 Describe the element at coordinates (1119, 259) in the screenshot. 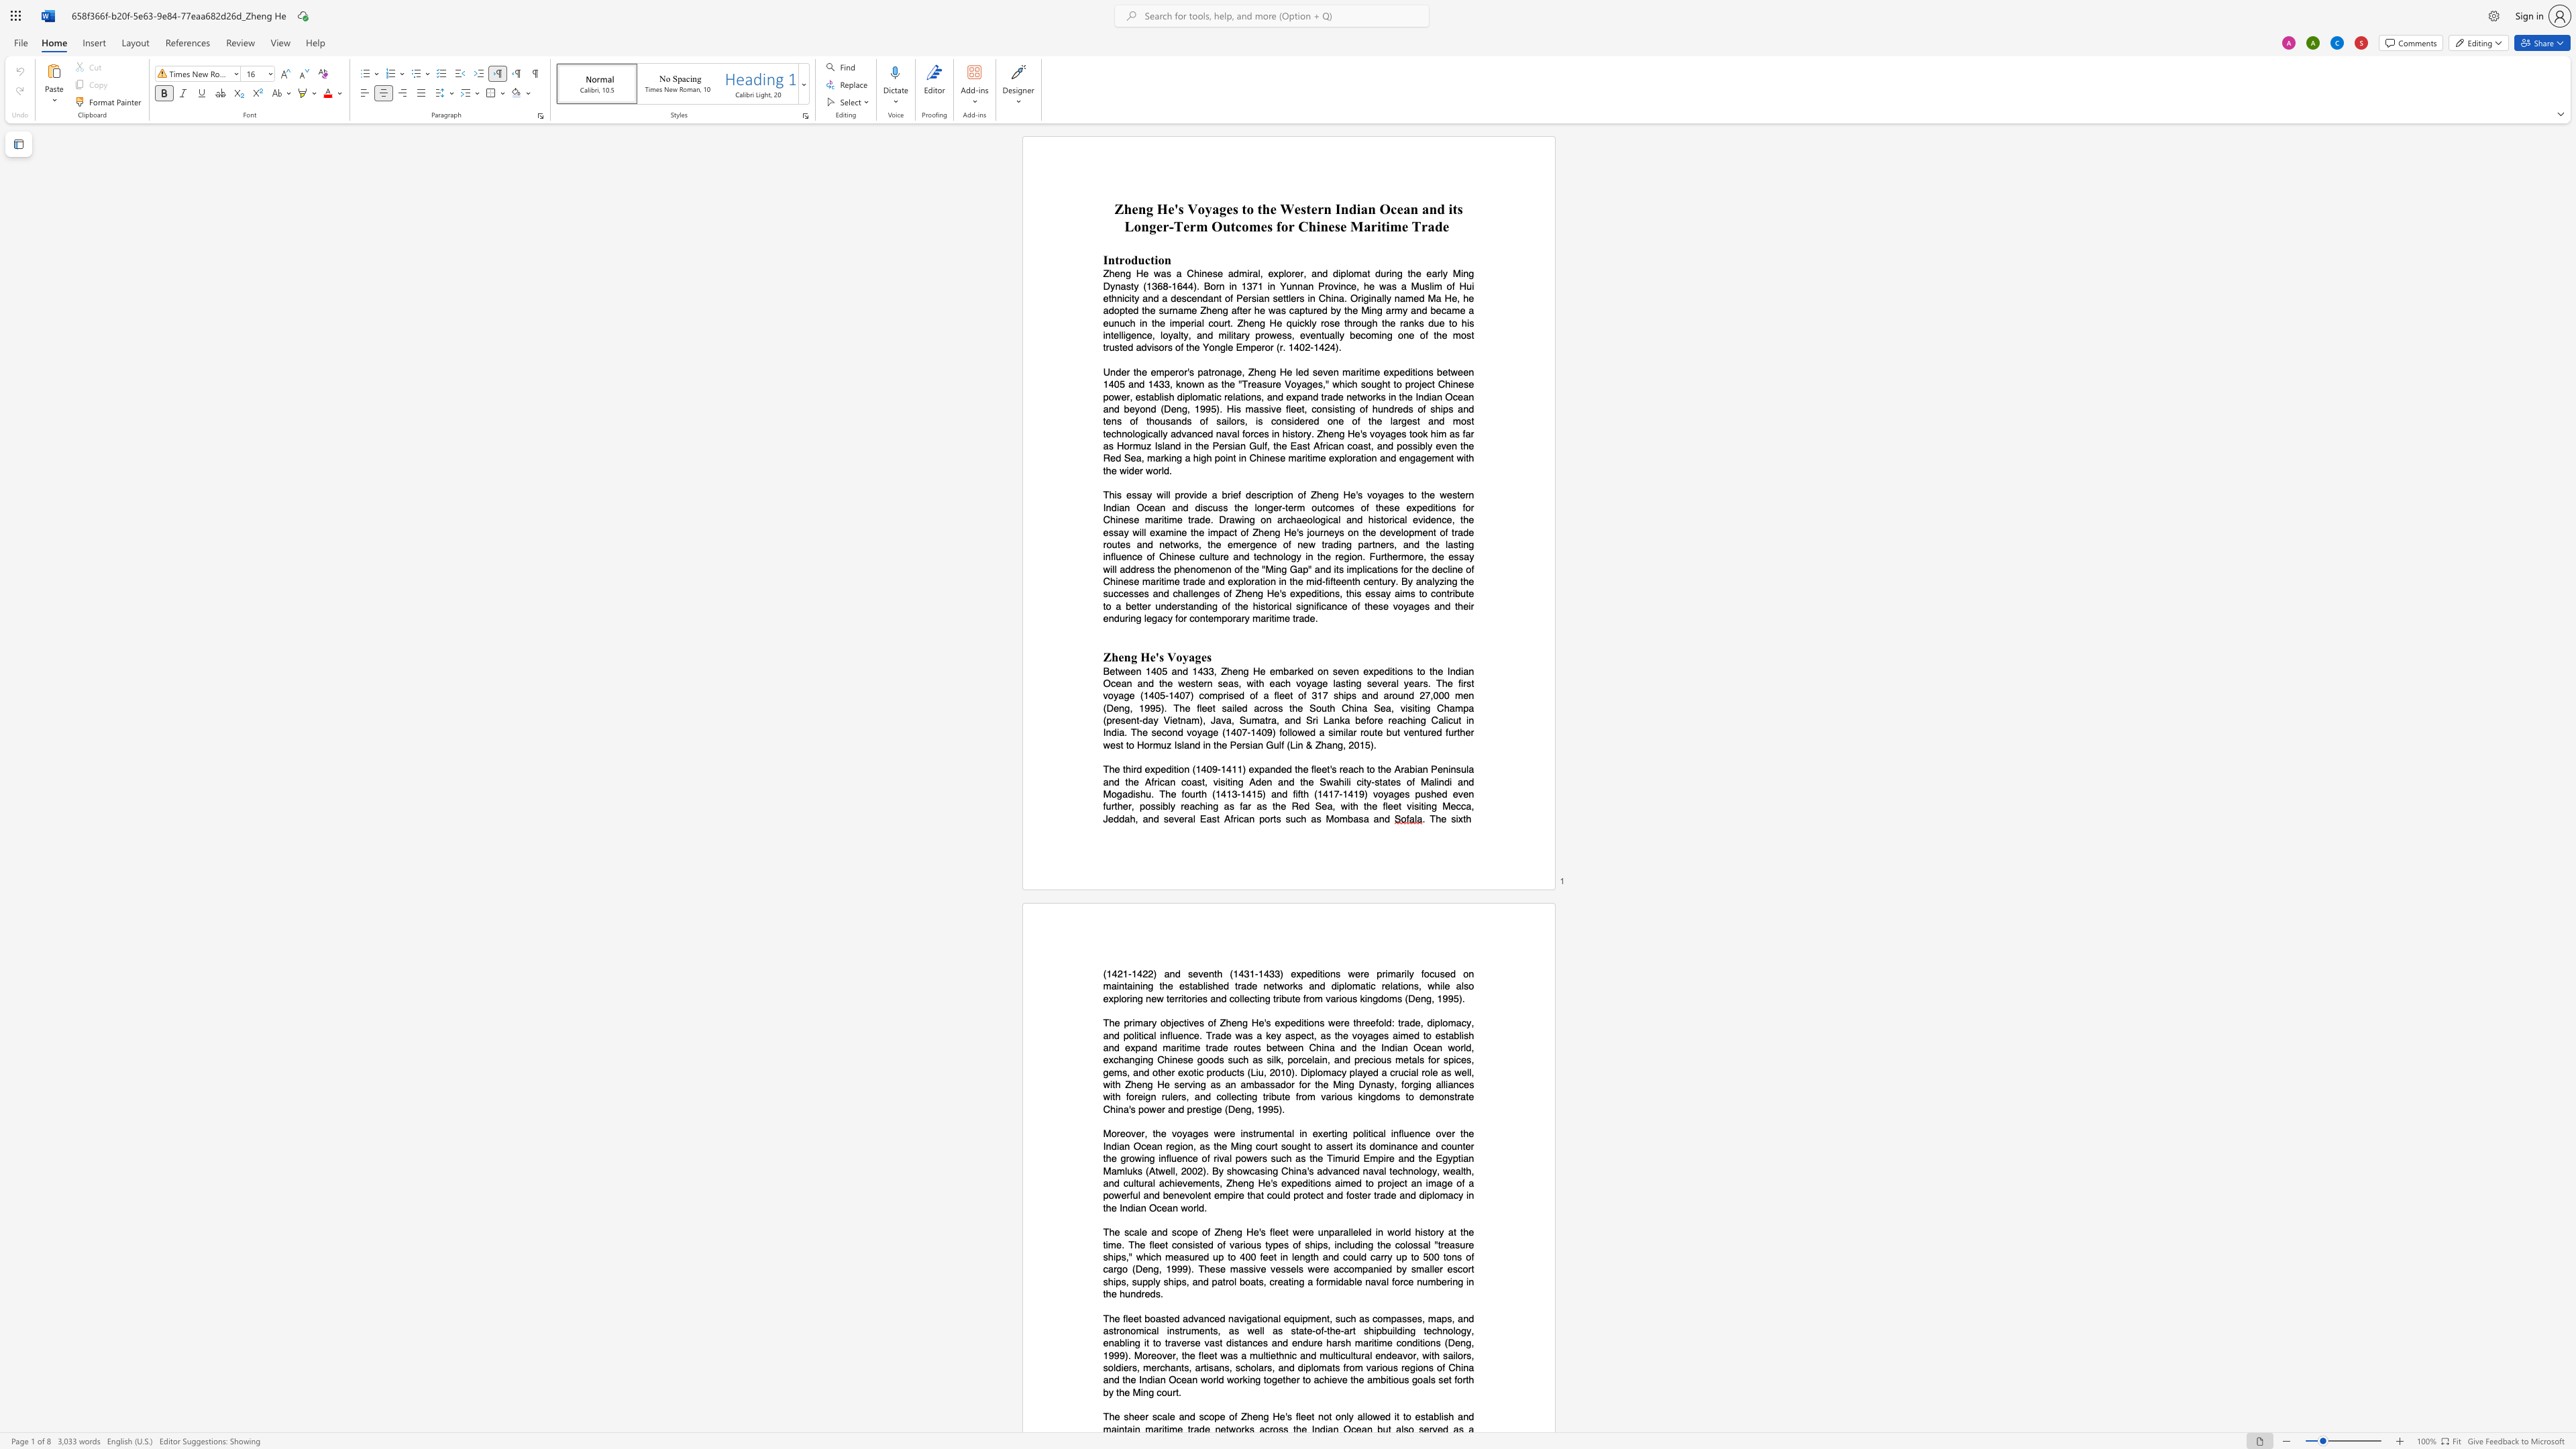

I see `the subset text "roduc" within the text "Introduction"` at that location.